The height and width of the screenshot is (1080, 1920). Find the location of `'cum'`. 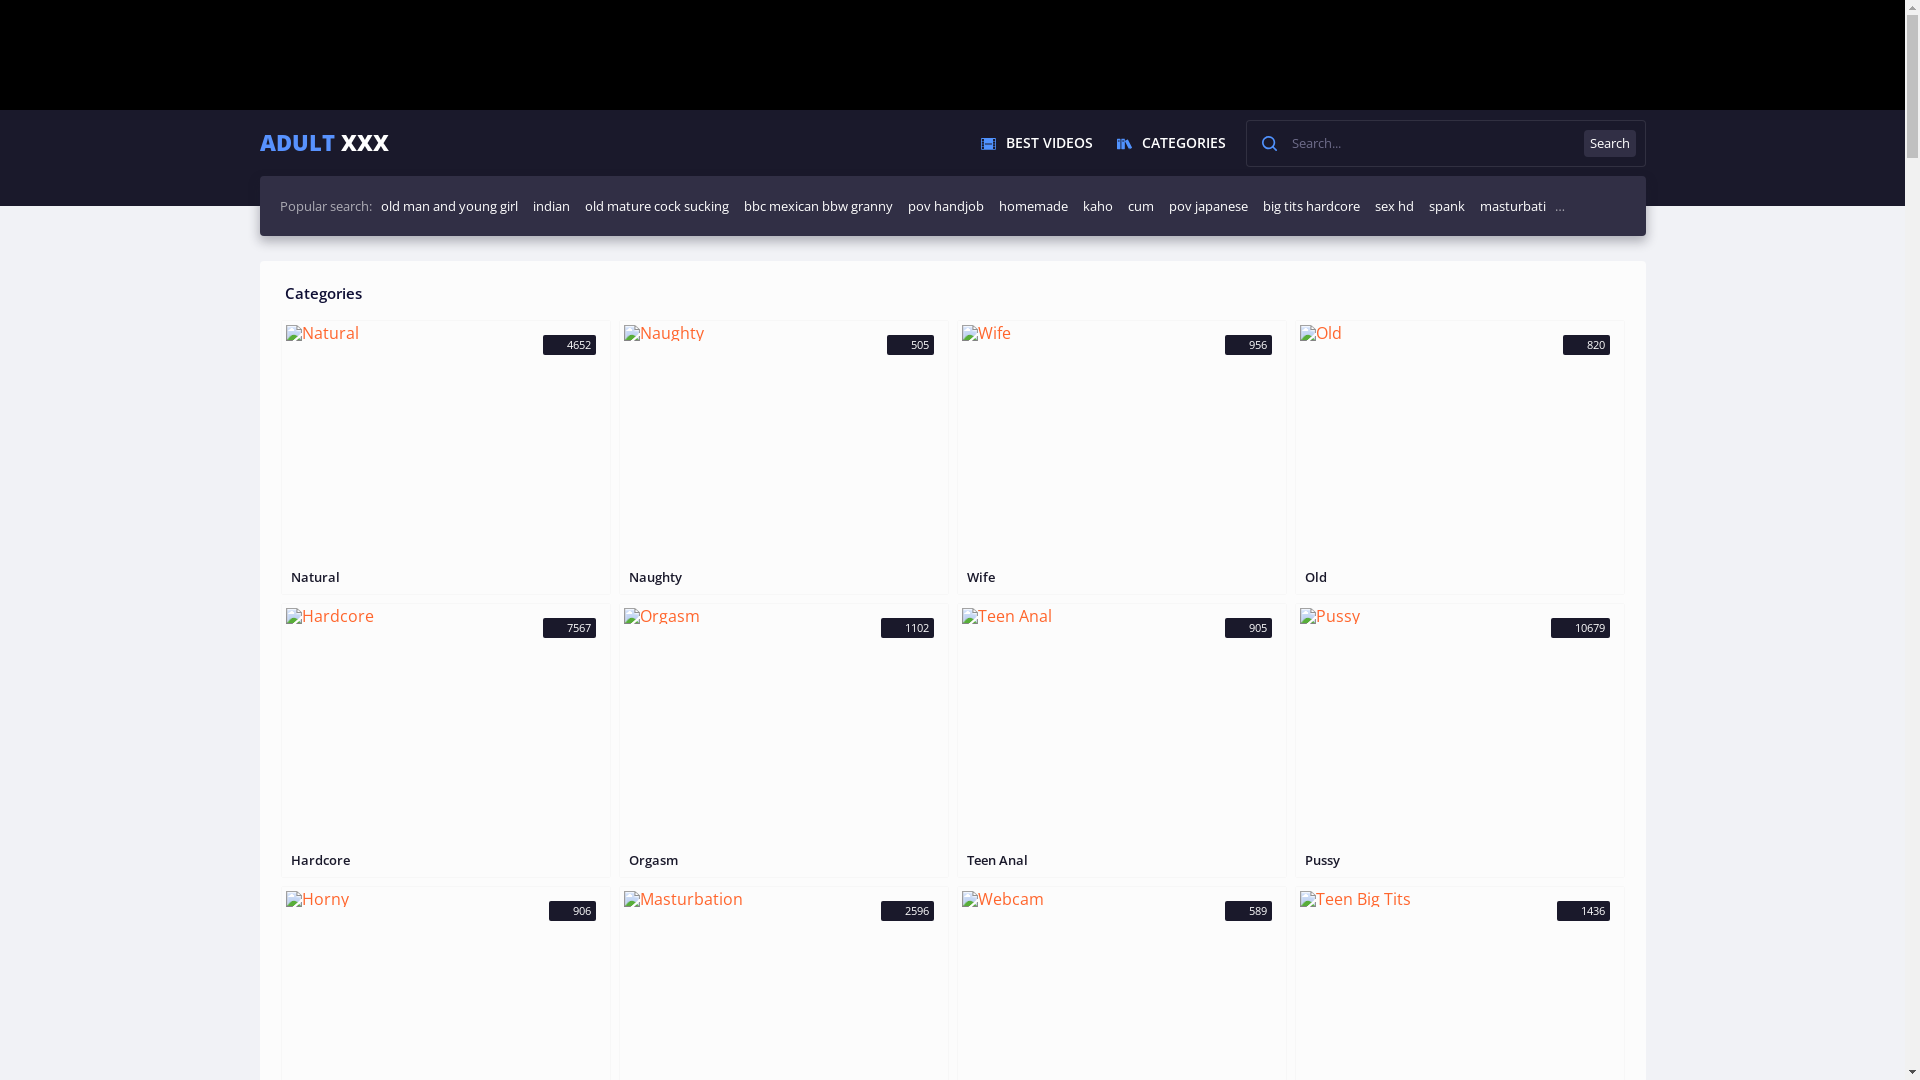

'cum' is located at coordinates (1141, 205).